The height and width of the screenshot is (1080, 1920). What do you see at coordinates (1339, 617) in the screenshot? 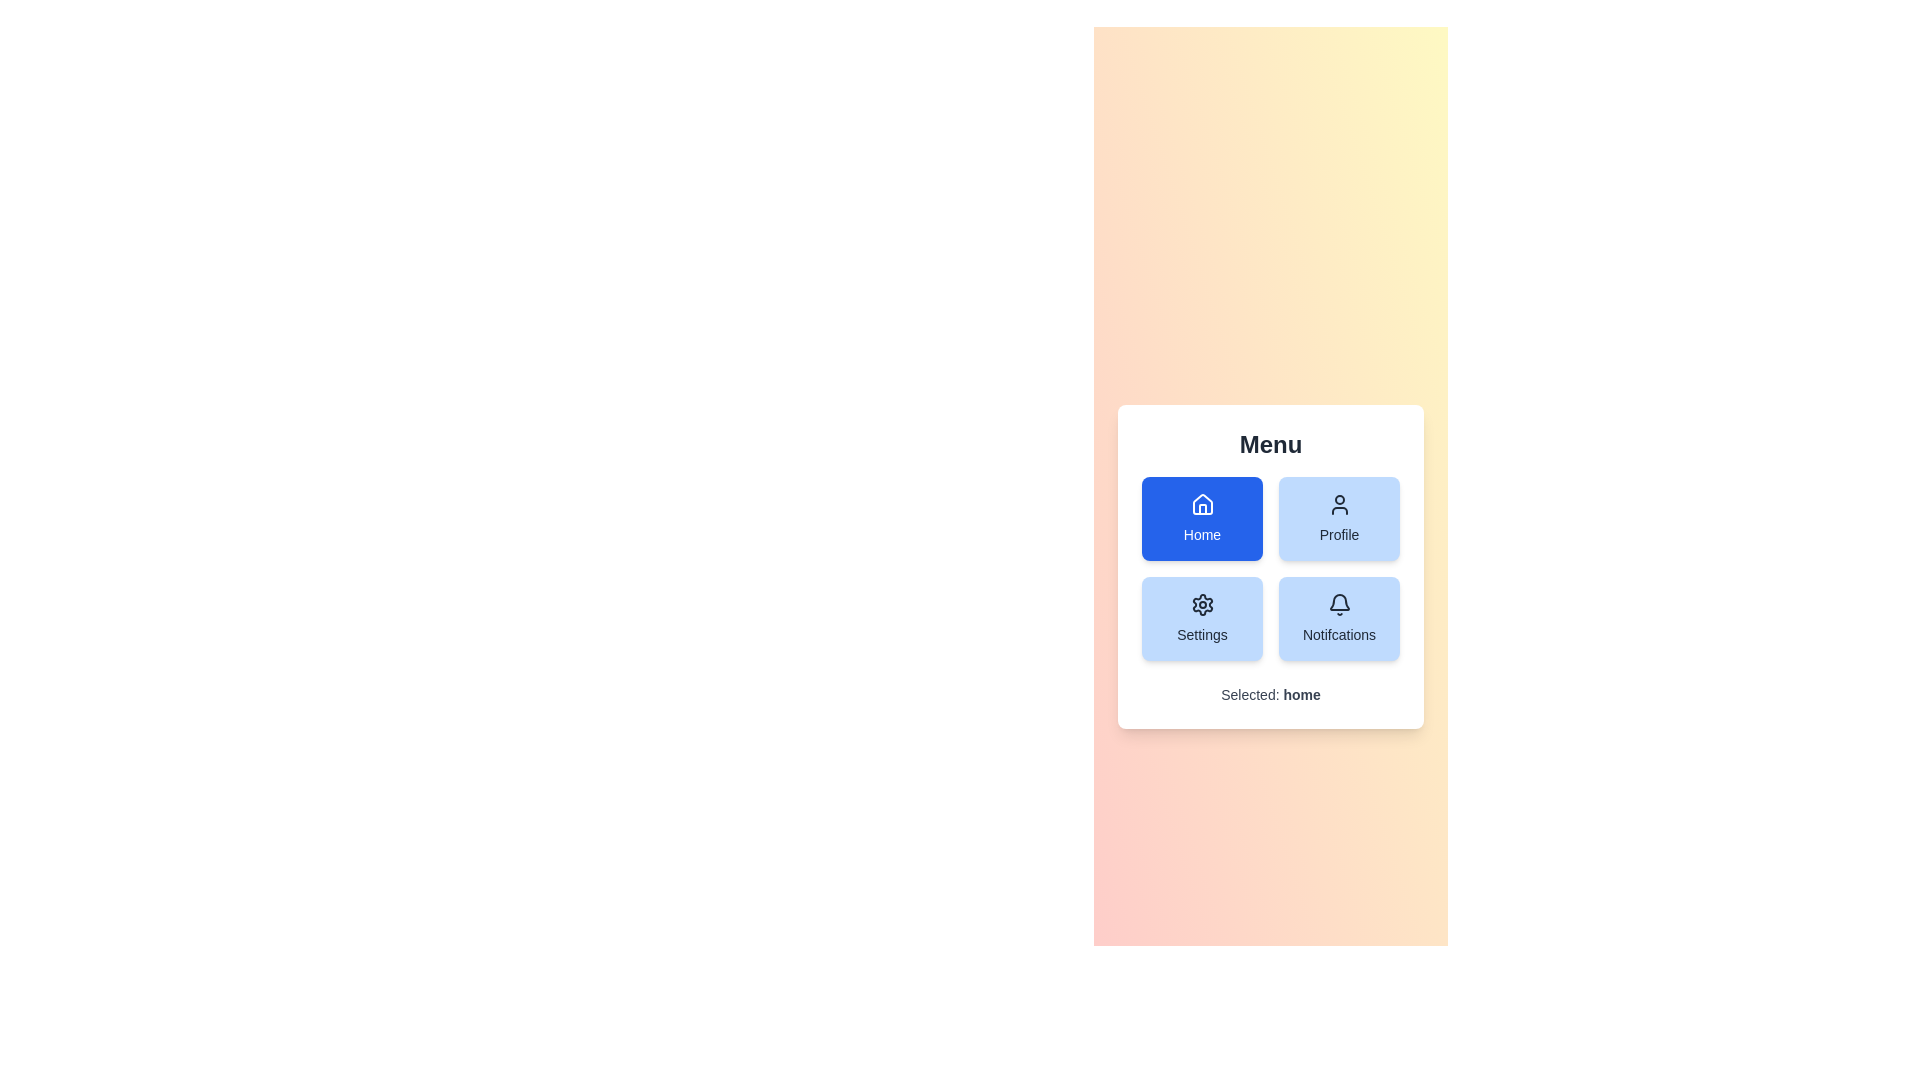
I see `the button labeled Notifications to observe visual feedback` at bounding box center [1339, 617].